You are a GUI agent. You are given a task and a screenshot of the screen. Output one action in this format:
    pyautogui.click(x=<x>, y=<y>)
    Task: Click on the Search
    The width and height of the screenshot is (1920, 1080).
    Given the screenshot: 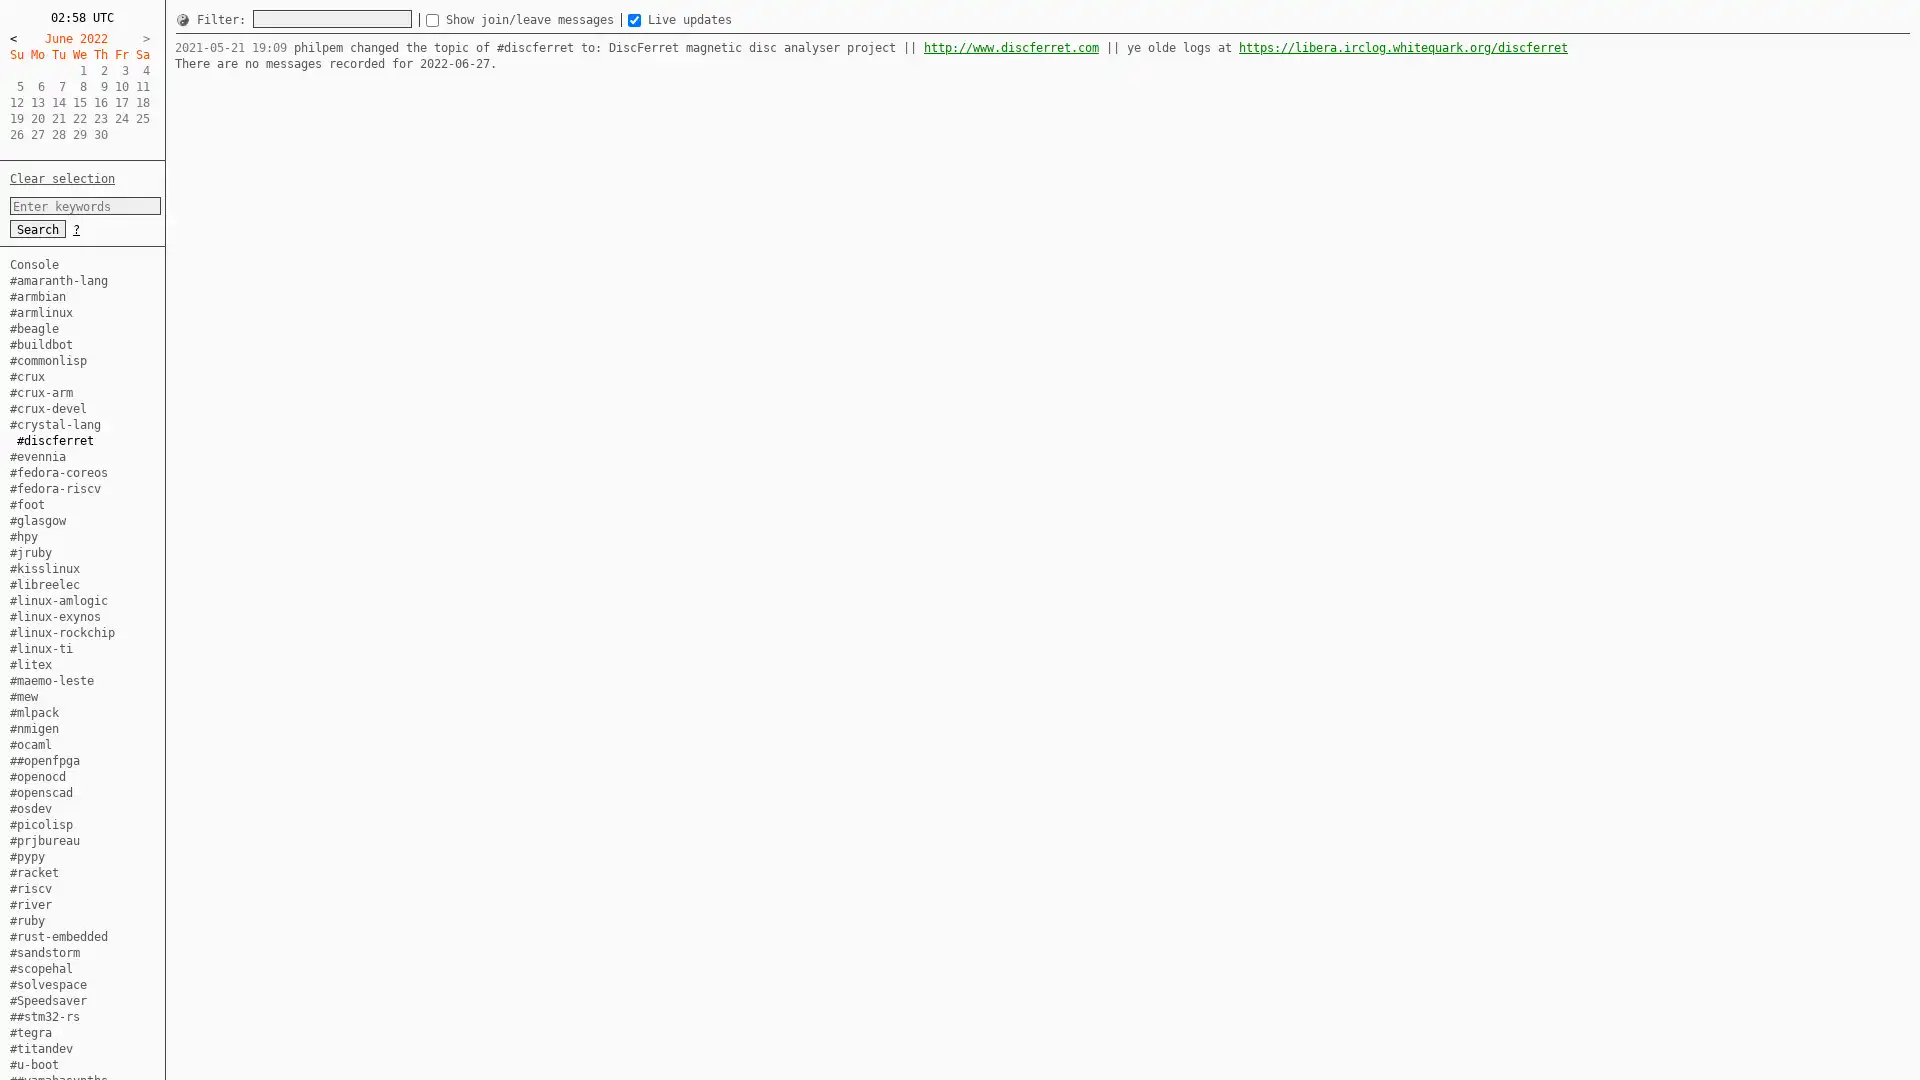 What is the action you would take?
    pyautogui.click(x=38, y=227)
    